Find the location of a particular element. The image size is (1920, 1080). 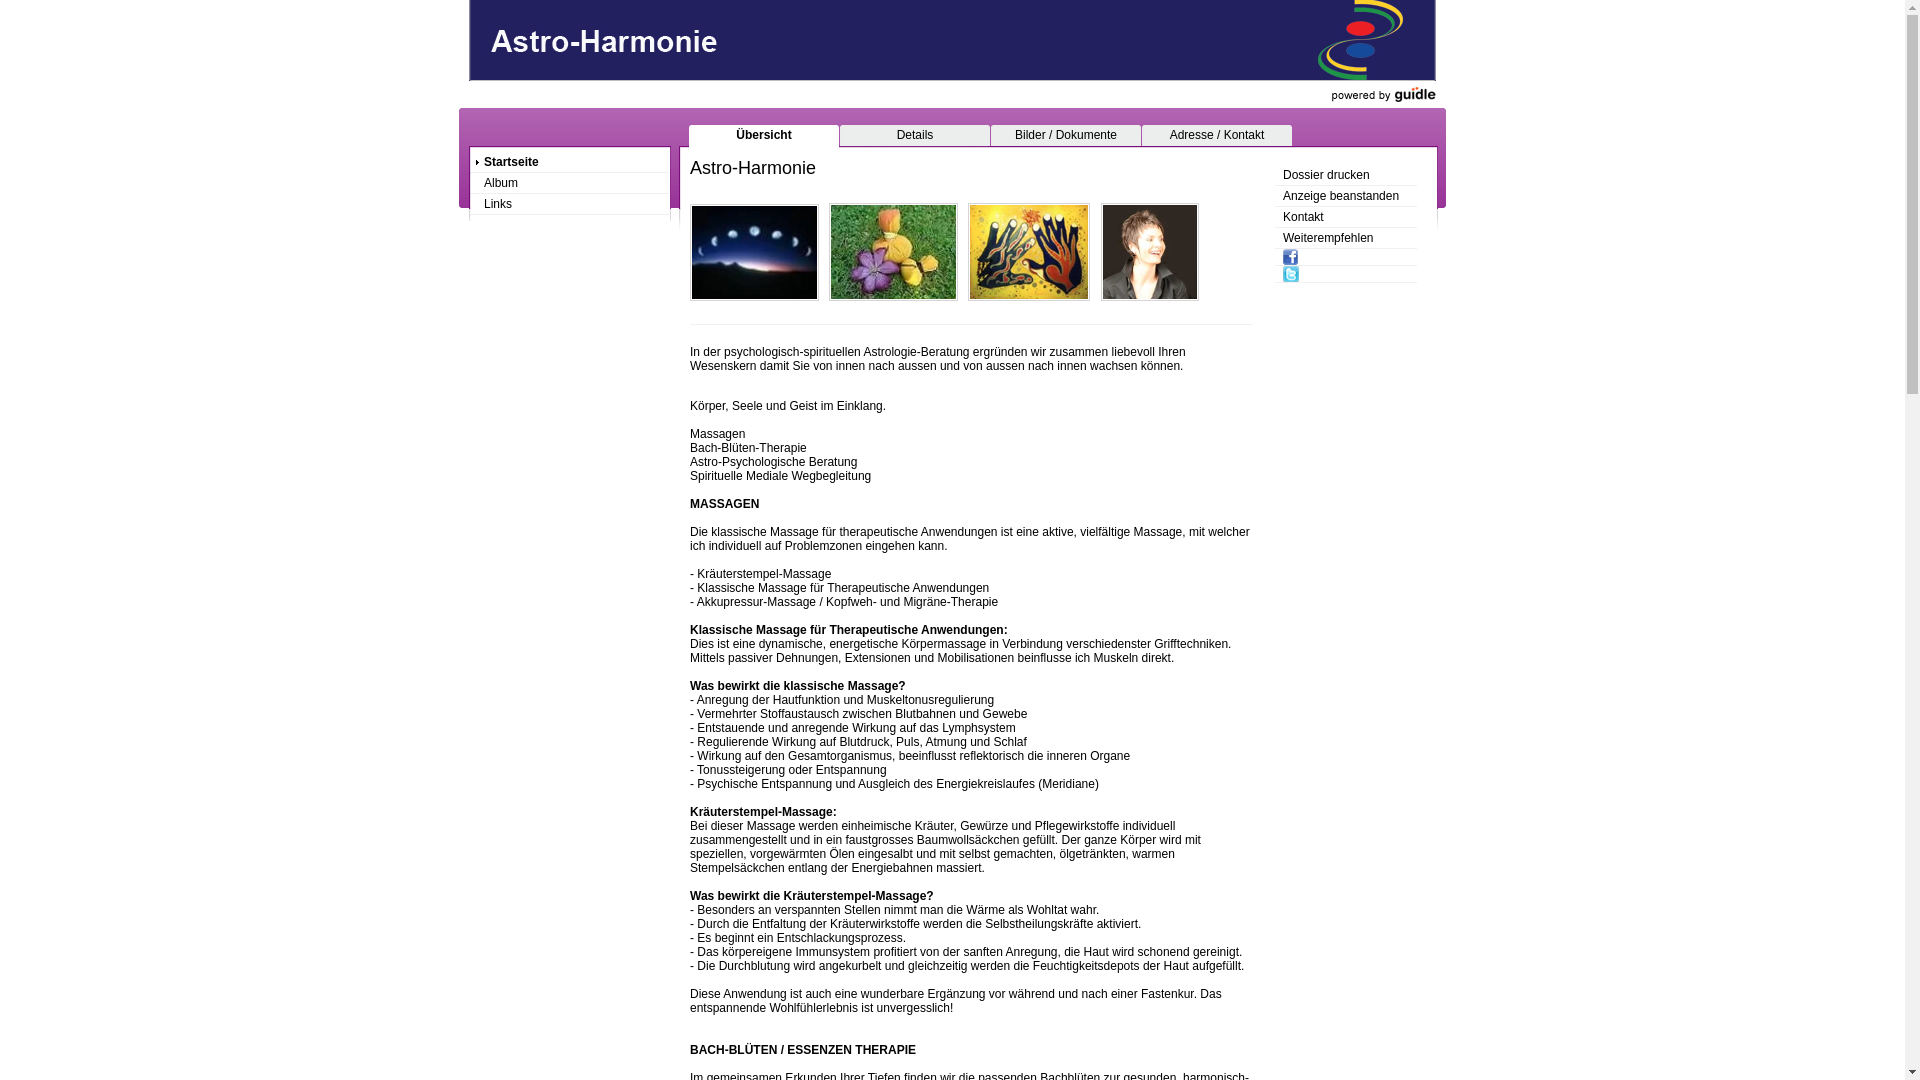

'Adresse / Kontakt' is located at coordinates (1216, 135).